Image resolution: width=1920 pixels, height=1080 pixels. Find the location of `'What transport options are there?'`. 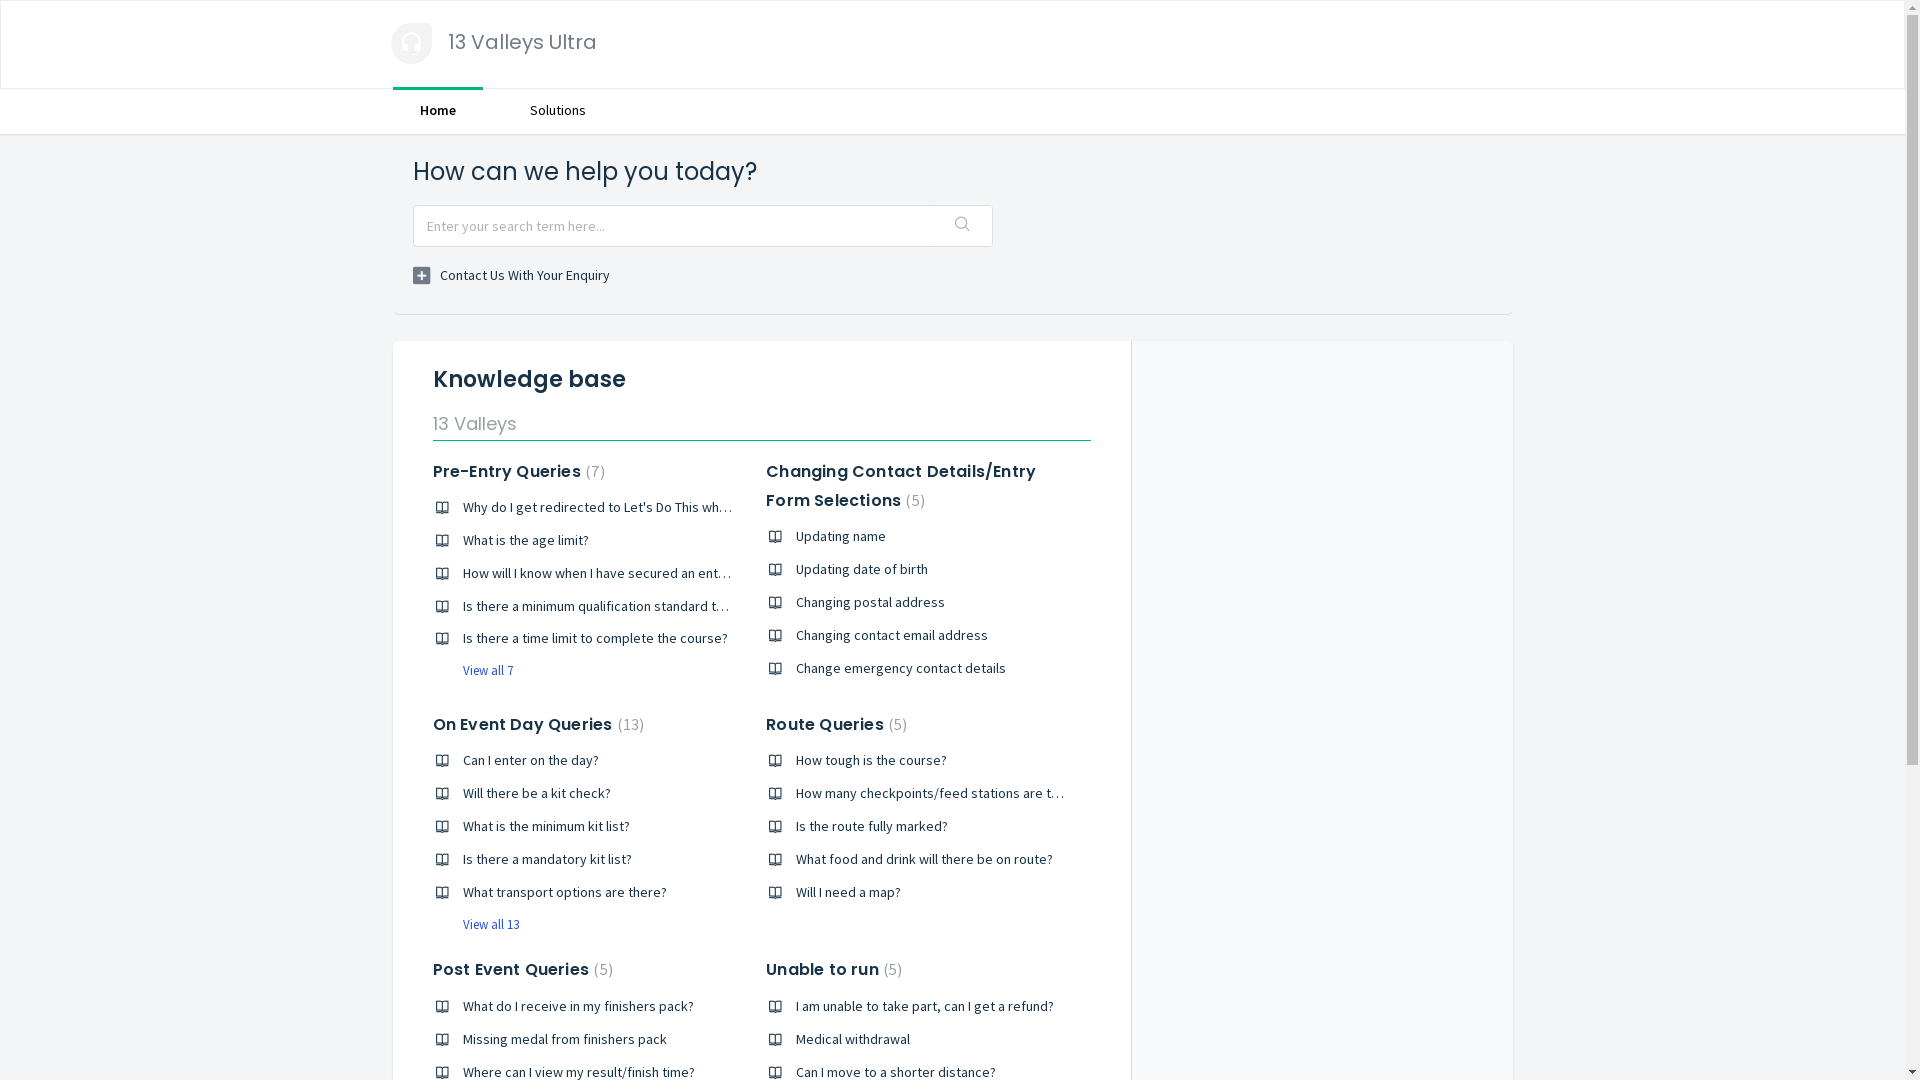

'What transport options are there?' is located at coordinates (460, 890).